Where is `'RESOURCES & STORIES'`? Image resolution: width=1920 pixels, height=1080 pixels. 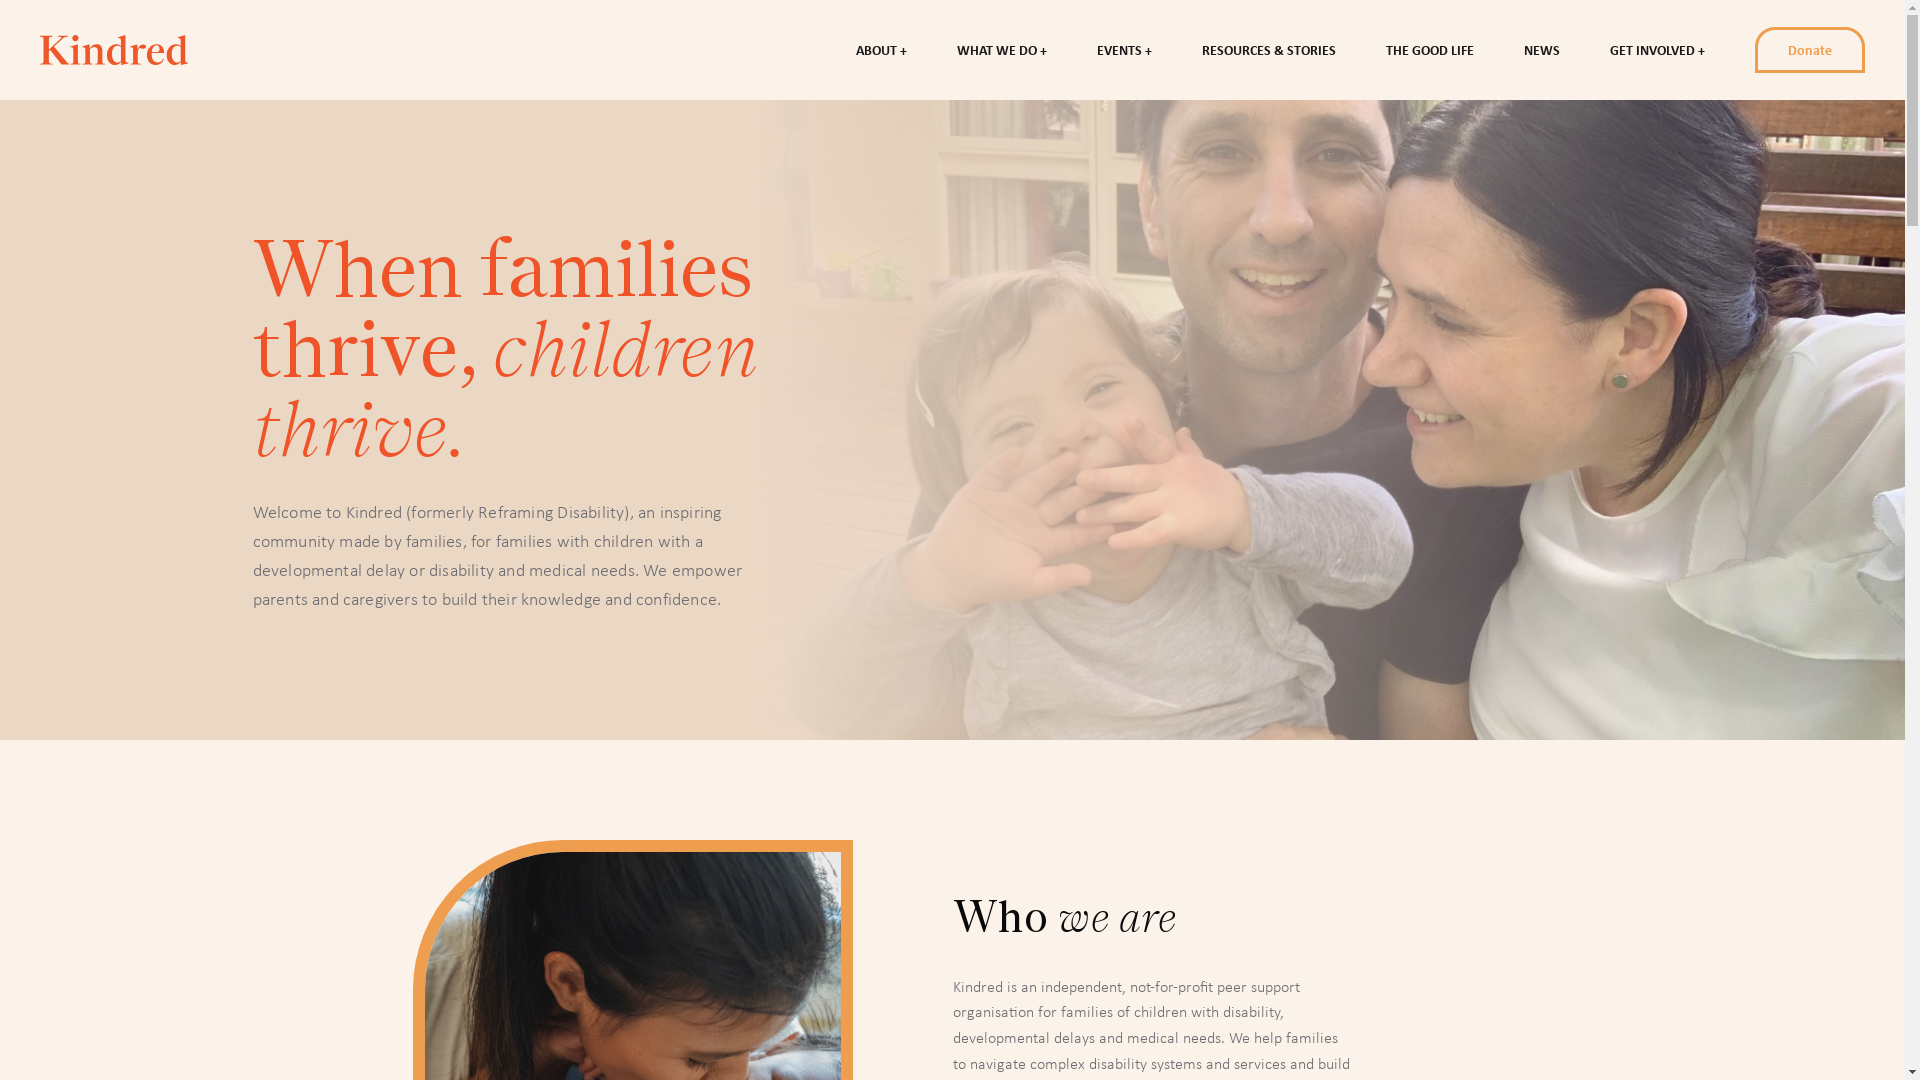 'RESOURCES & STORIES' is located at coordinates (1200, 49).